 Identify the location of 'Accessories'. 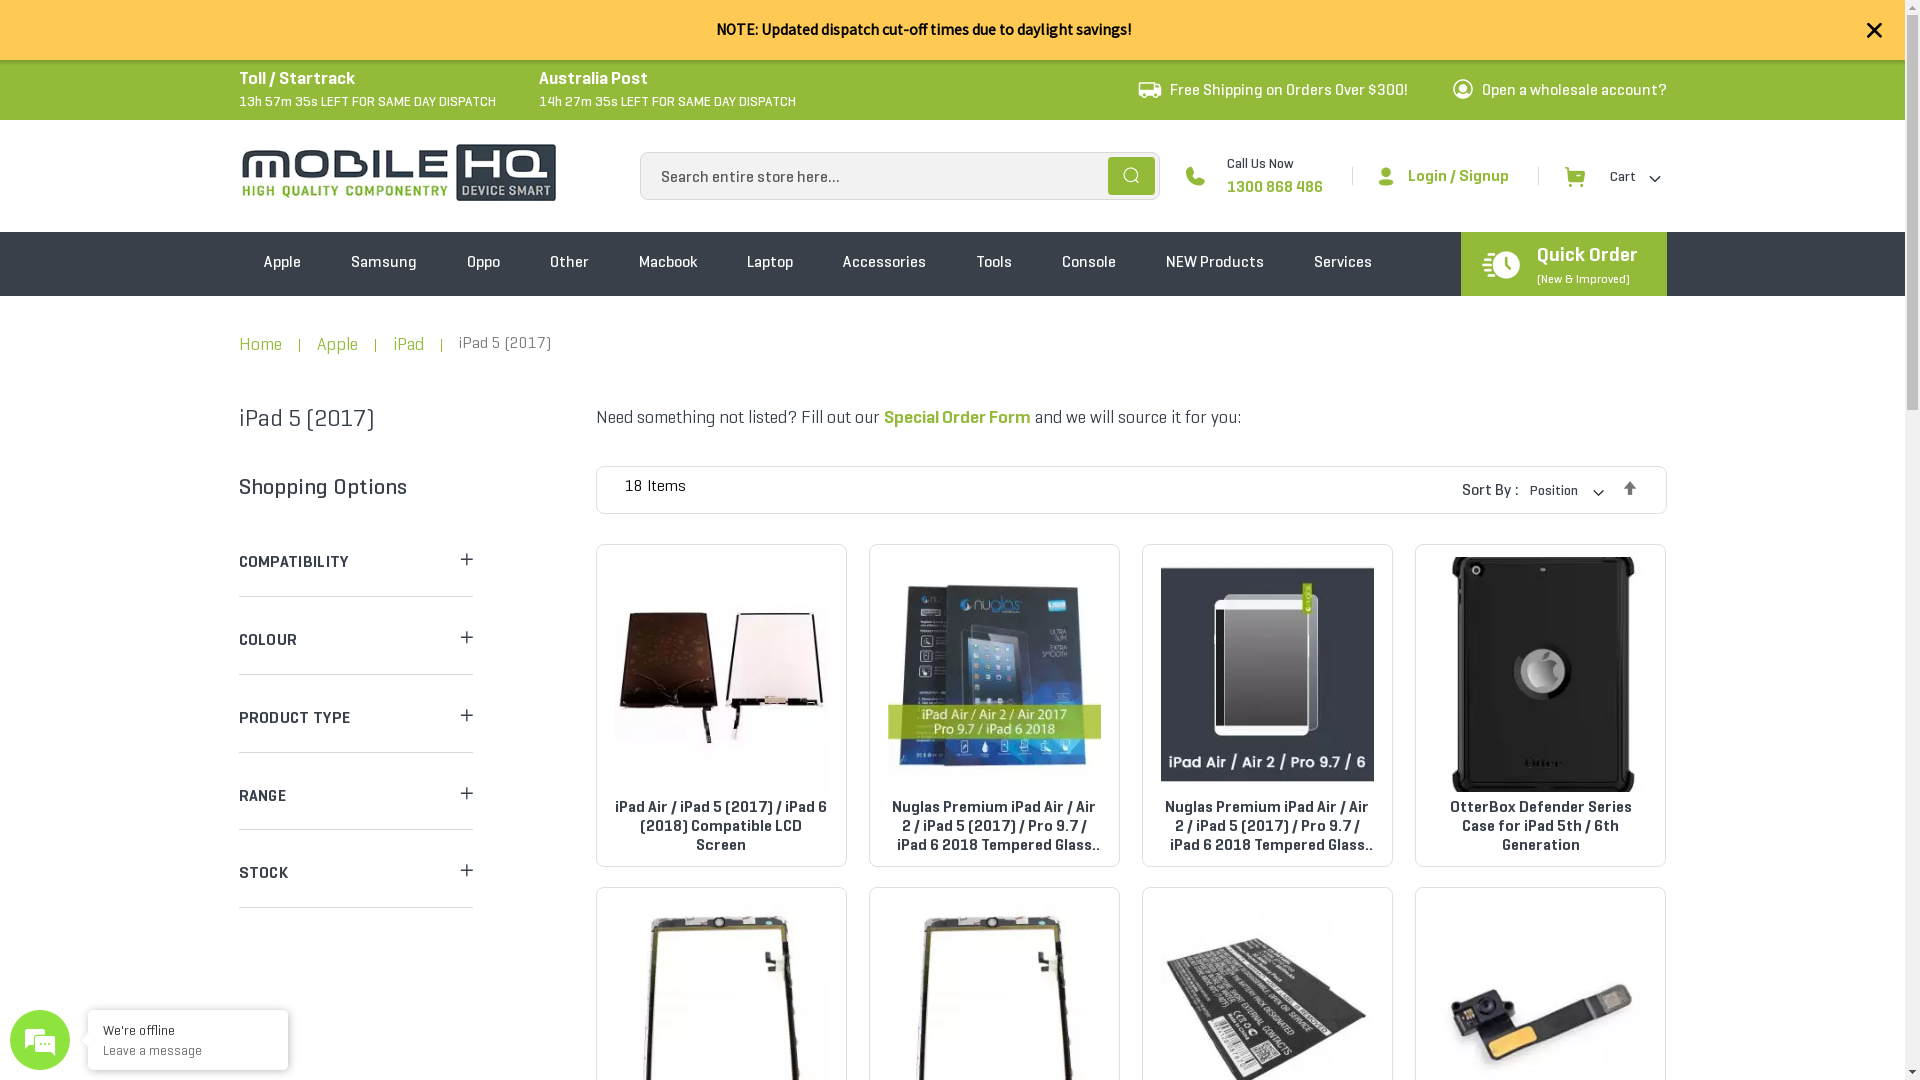
(817, 202).